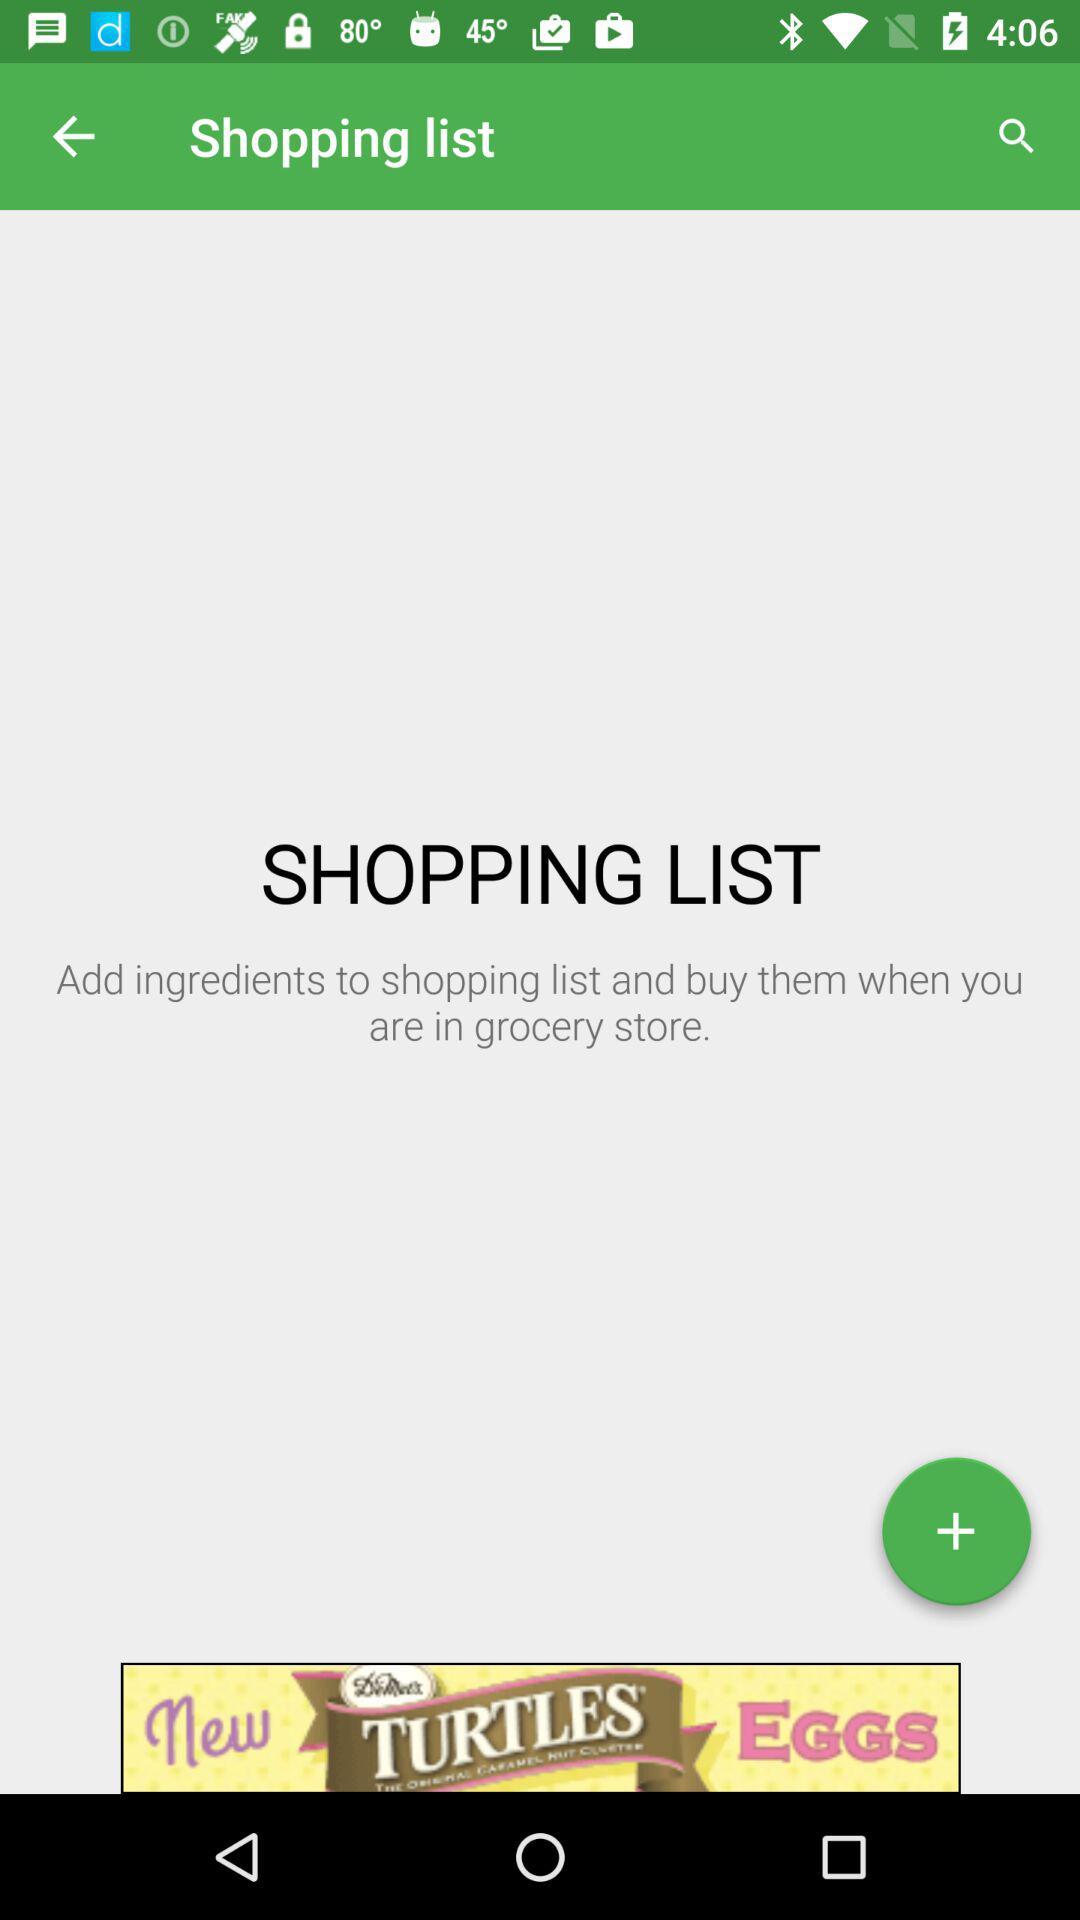 The height and width of the screenshot is (1920, 1080). Describe the element at coordinates (955, 1538) in the screenshot. I see `the add icon` at that location.